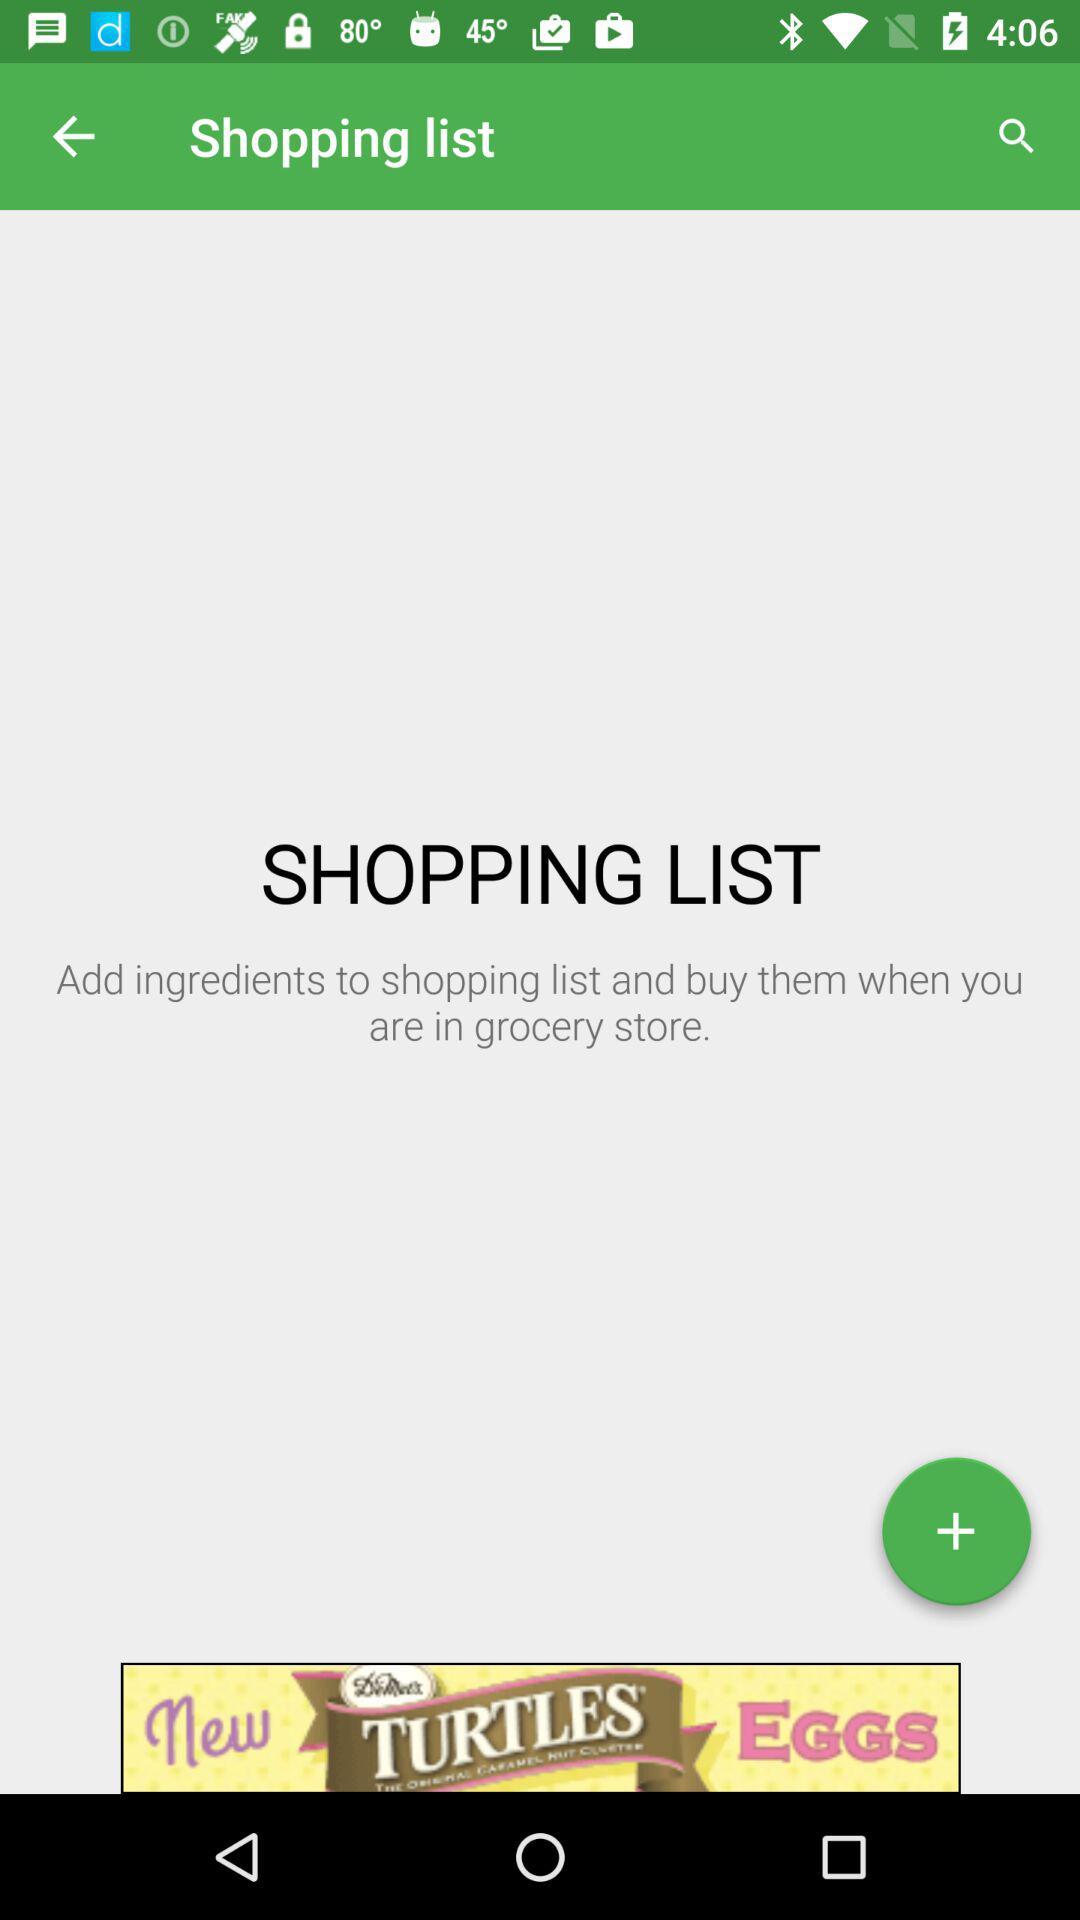 The height and width of the screenshot is (1920, 1080). Describe the element at coordinates (955, 1538) in the screenshot. I see `the add icon` at that location.